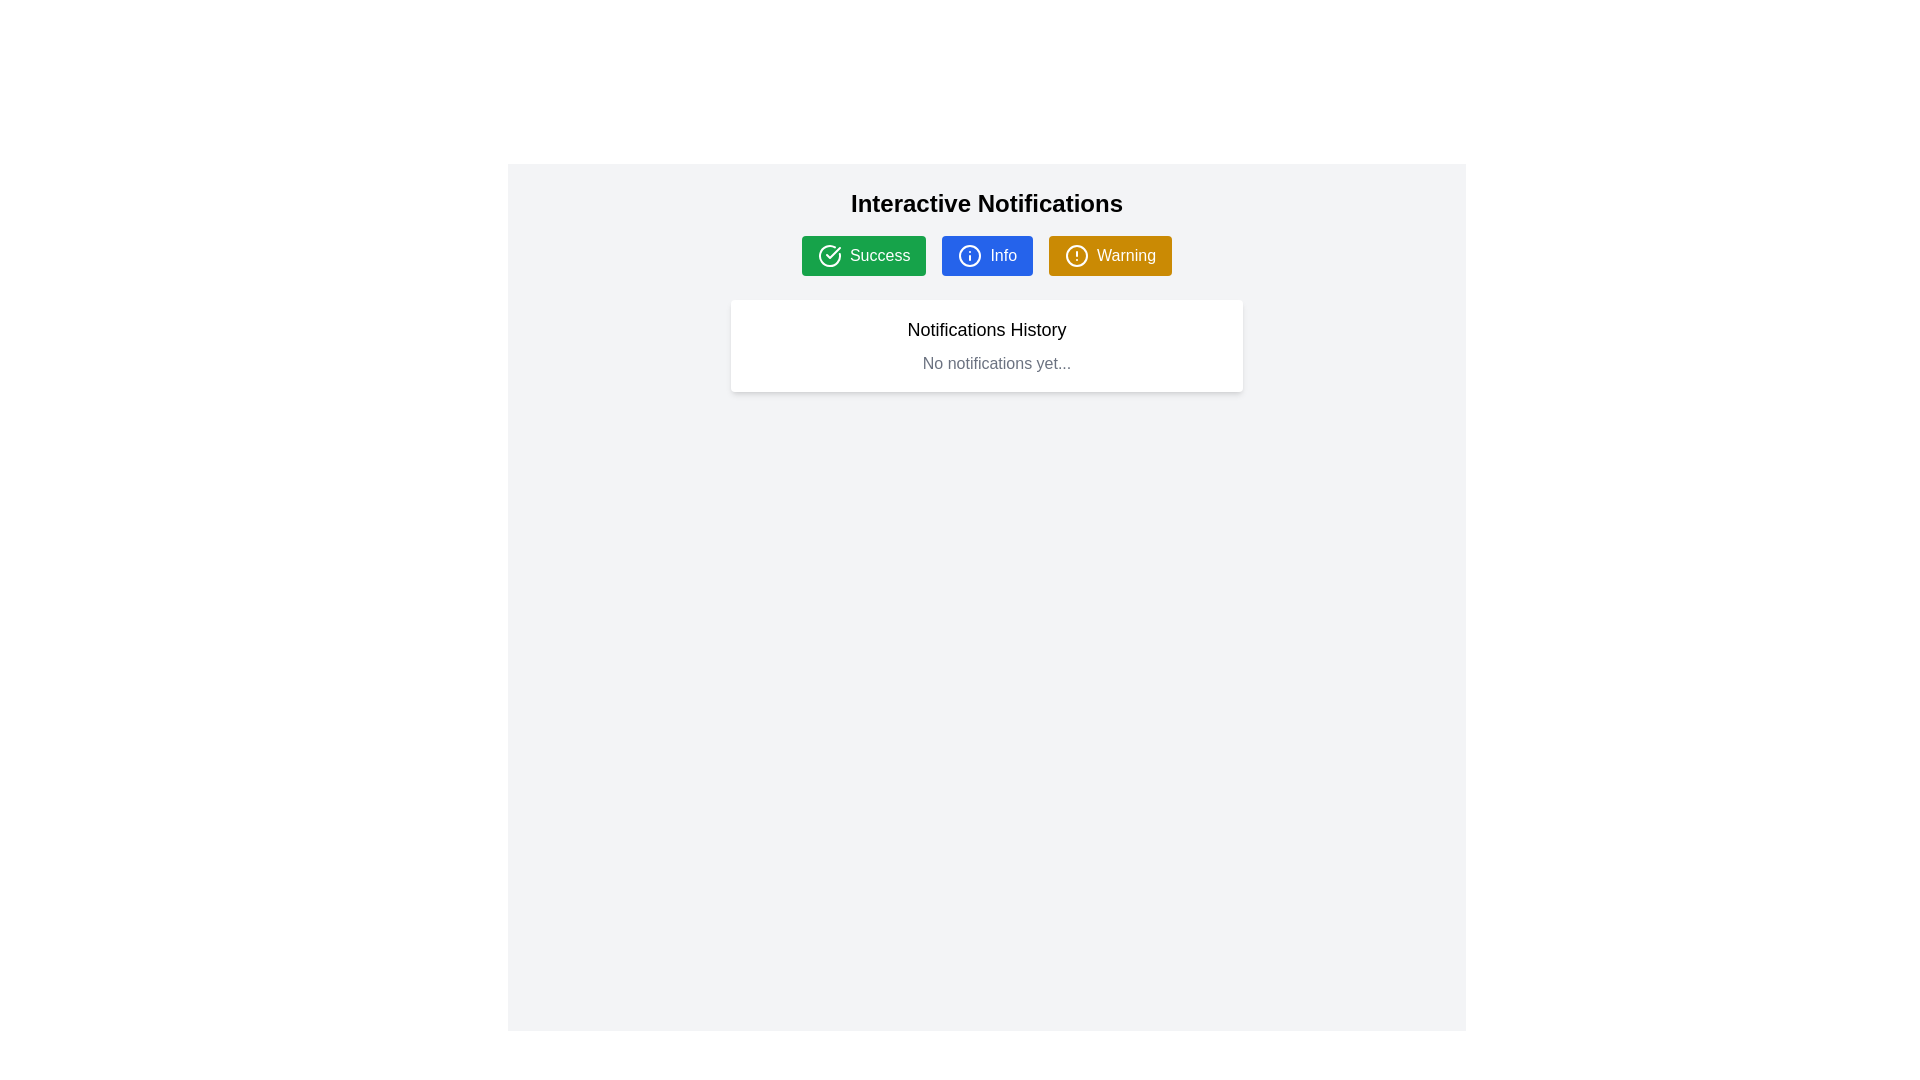 The width and height of the screenshot is (1920, 1080). Describe the element at coordinates (987, 363) in the screenshot. I see `the text block displaying 'No notifications yet...' located under the 'Notifications History' title in the white card section` at that location.